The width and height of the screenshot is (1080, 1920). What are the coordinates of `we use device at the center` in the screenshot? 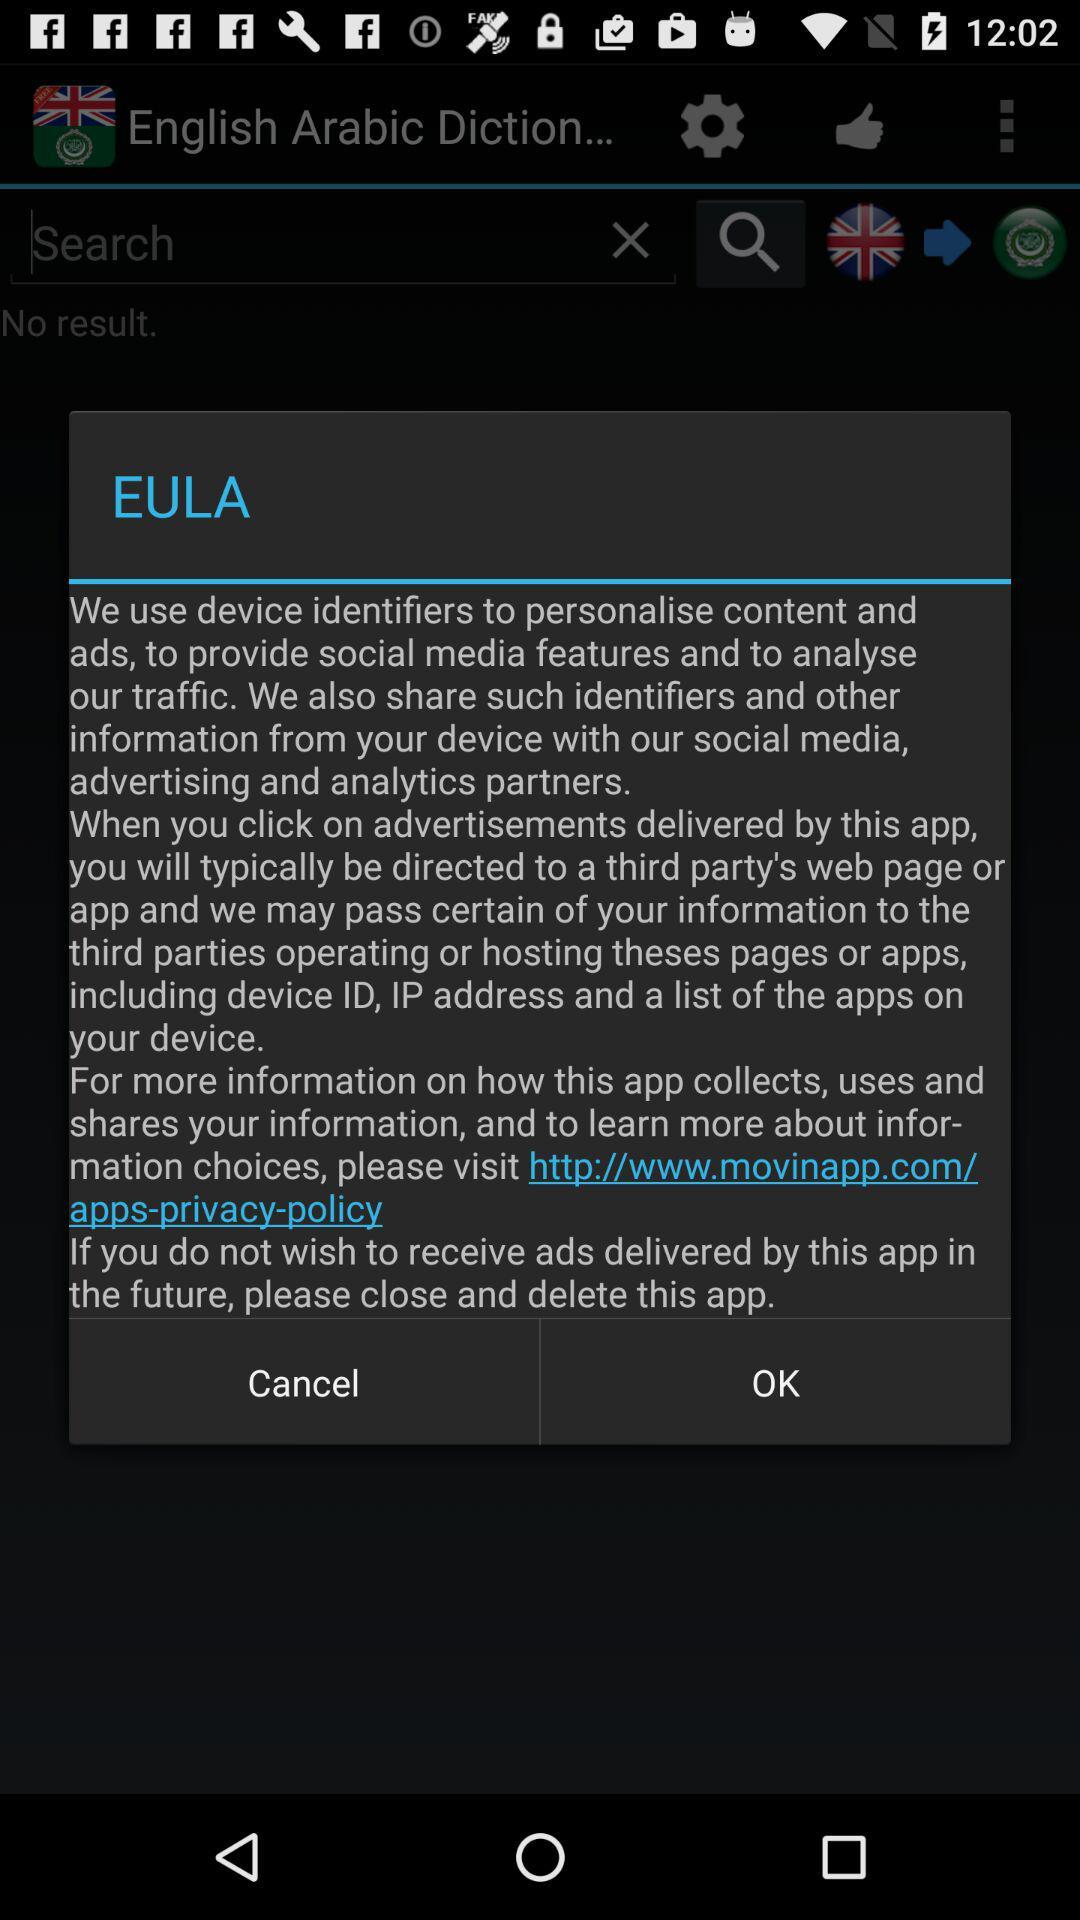 It's located at (540, 949).